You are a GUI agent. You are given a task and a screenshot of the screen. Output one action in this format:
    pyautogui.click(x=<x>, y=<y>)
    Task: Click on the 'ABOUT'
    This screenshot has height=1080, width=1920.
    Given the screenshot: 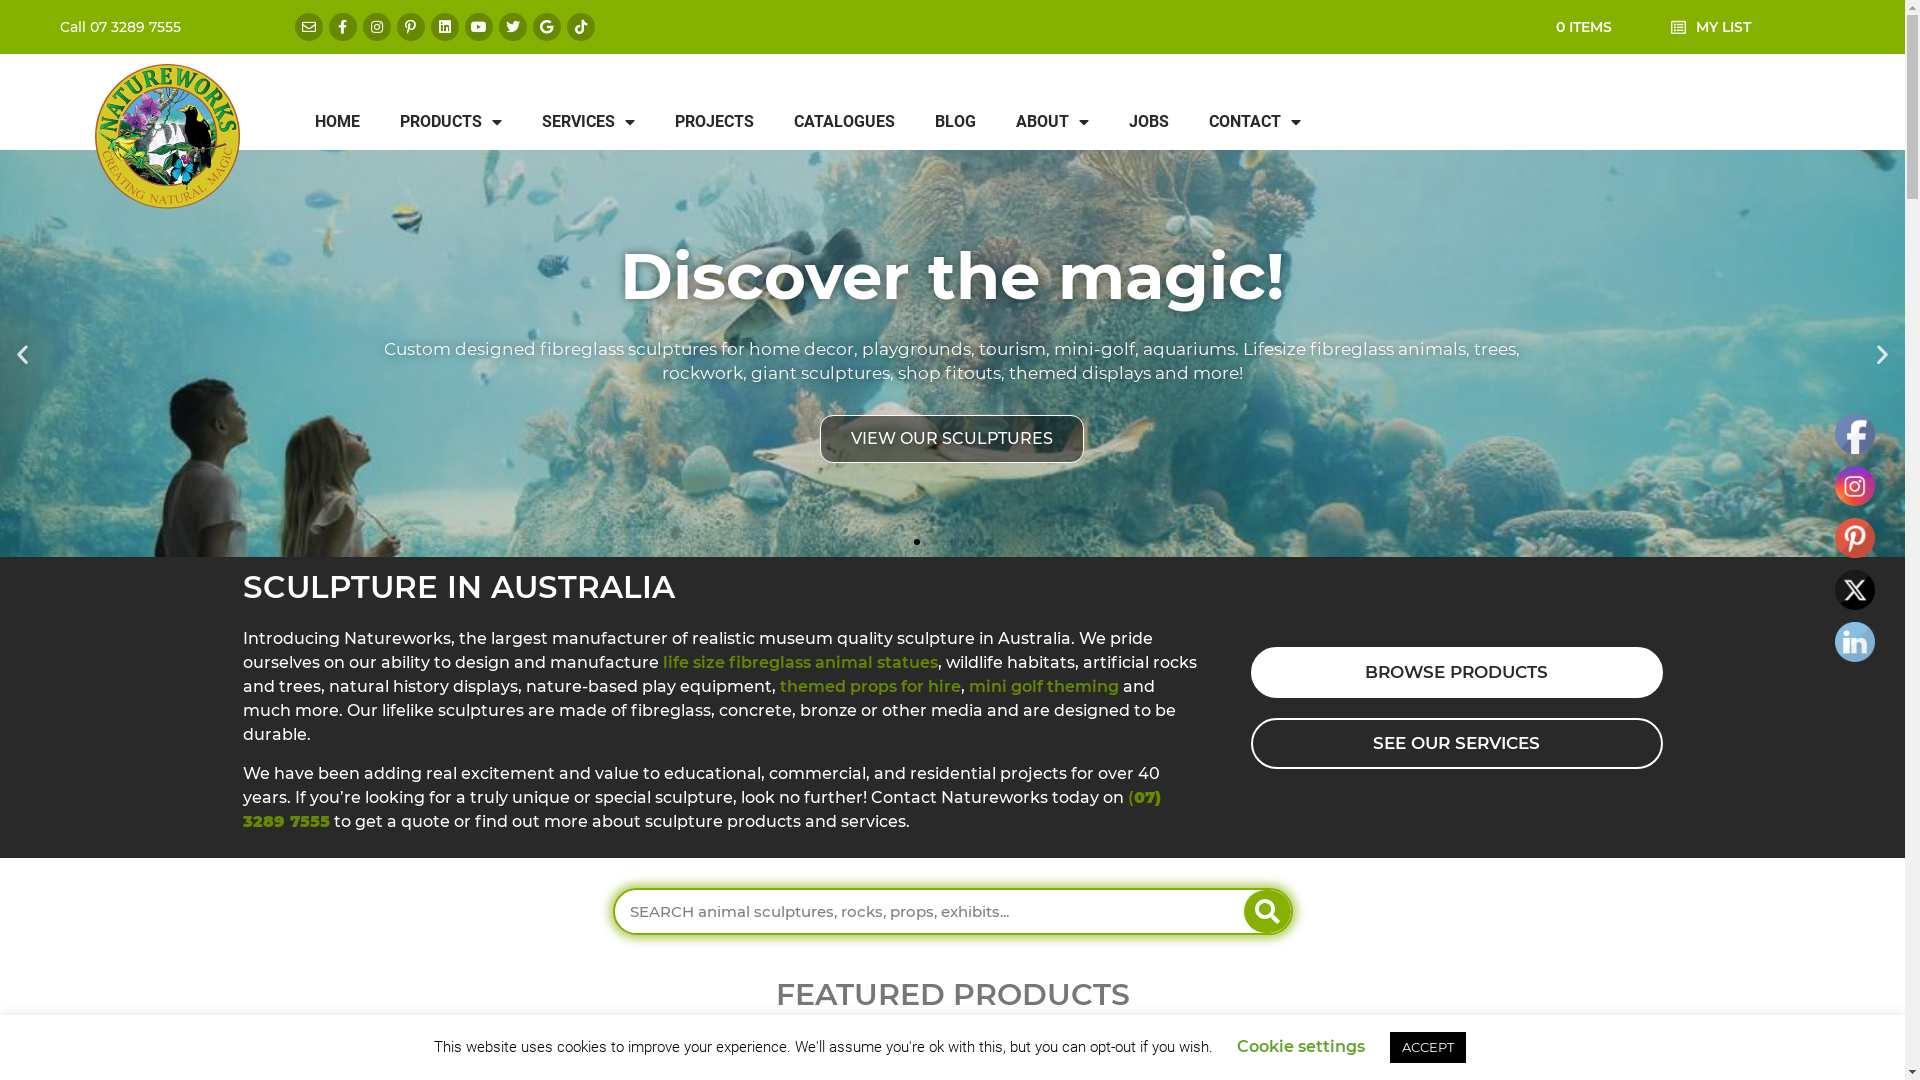 What is the action you would take?
    pyautogui.click(x=1051, y=122)
    